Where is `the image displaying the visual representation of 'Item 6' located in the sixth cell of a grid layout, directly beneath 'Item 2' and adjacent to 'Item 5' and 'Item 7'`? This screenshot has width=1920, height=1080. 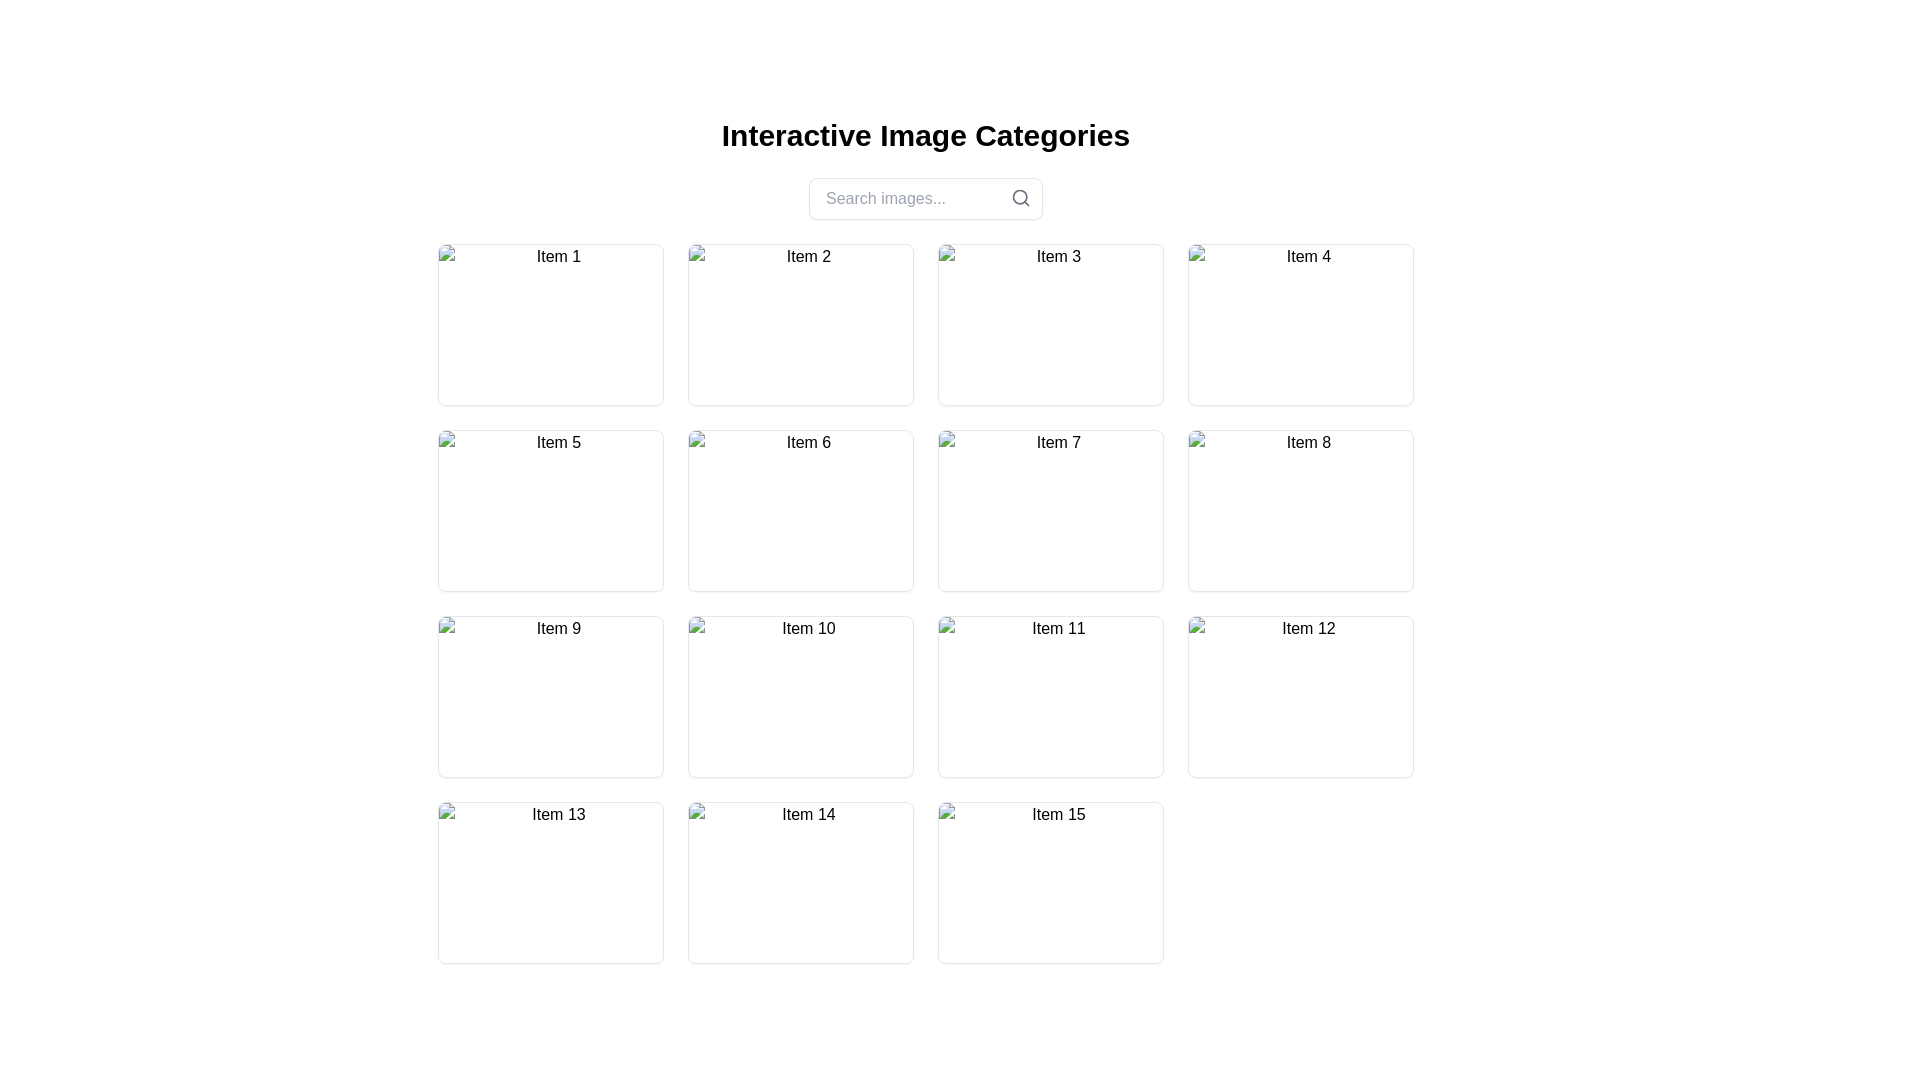
the image displaying the visual representation of 'Item 6' located in the sixth cell of a grid layout, directly beneath 'Item 2' and adjacent to 'Item 5' and 'Item 7' is located at coordinates (801, 509).